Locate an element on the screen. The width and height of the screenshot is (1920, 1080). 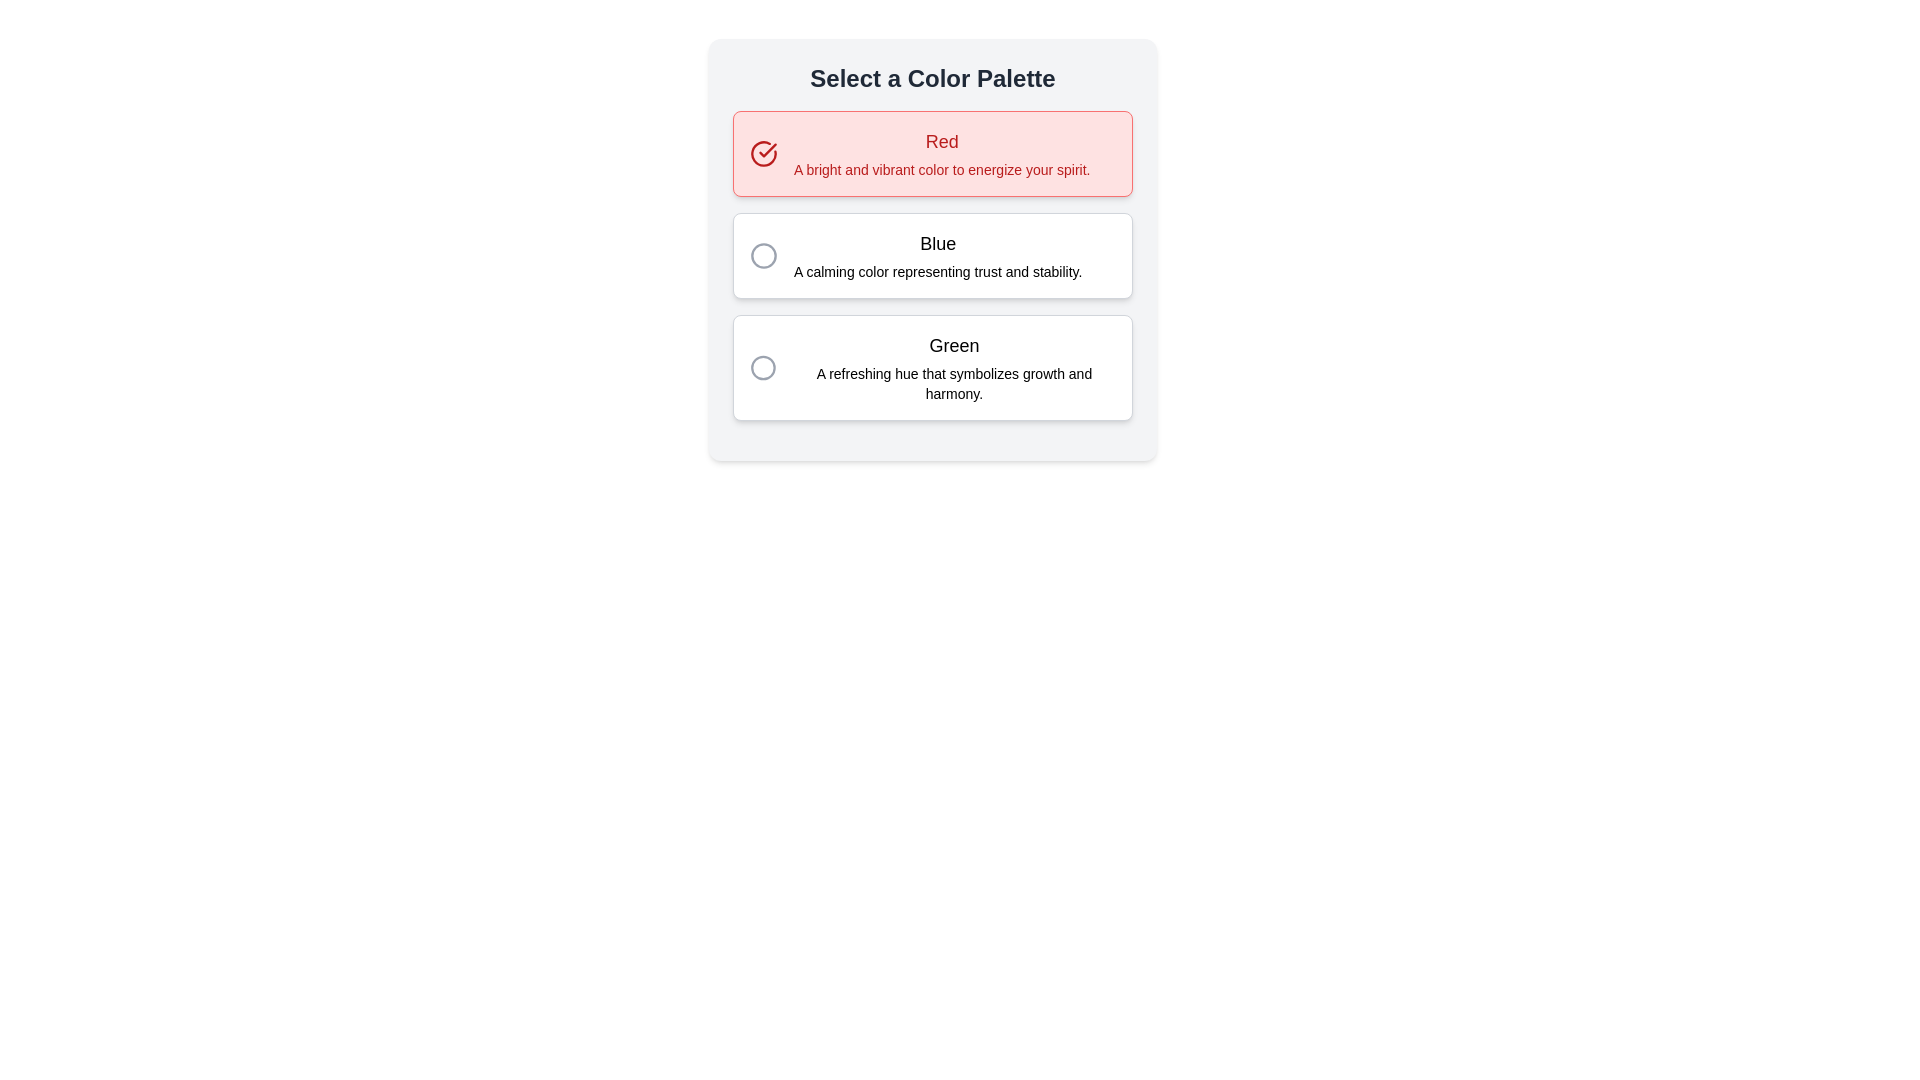
text label indicating the color option 'Blue' in the 'Select a Color Palette' menu, which is located at the center of the interface is located at coordinates (937, 242).